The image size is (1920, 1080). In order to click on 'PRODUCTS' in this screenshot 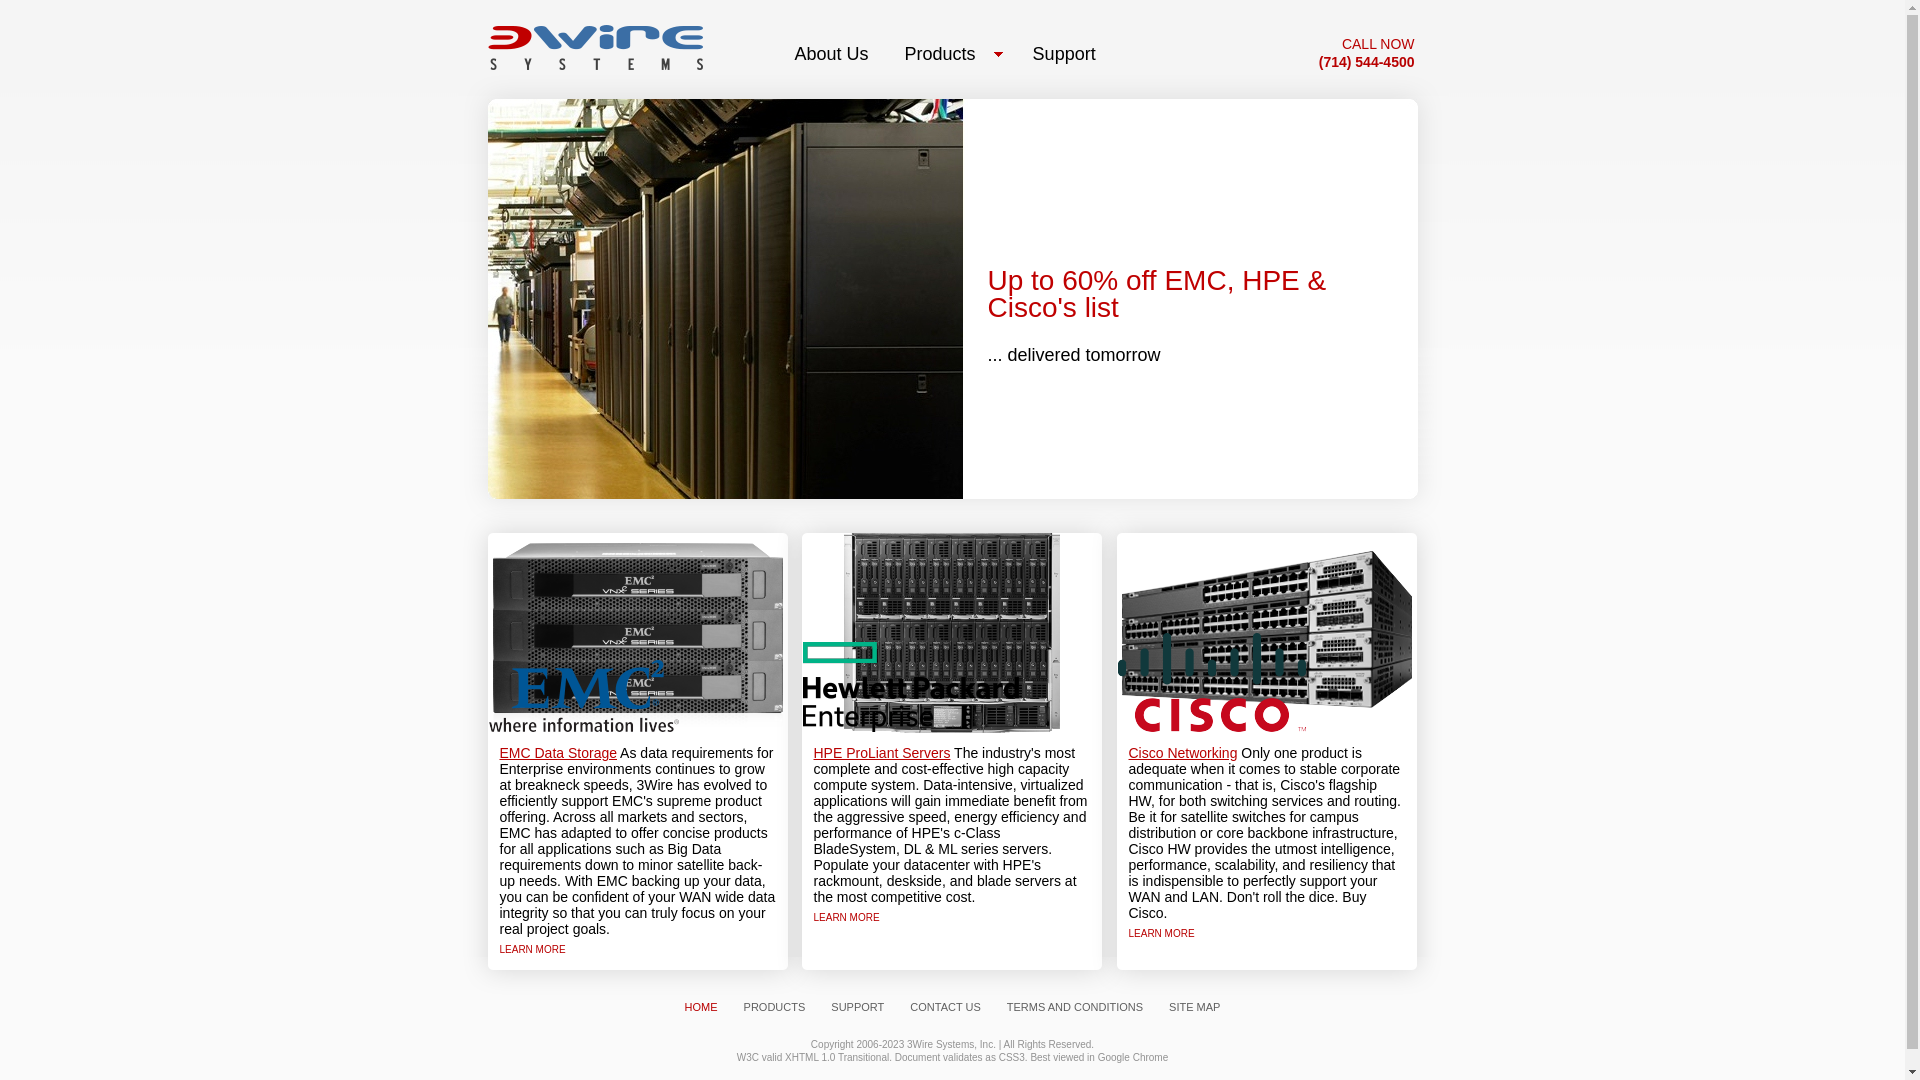, I will do `click(729, 1006)`.